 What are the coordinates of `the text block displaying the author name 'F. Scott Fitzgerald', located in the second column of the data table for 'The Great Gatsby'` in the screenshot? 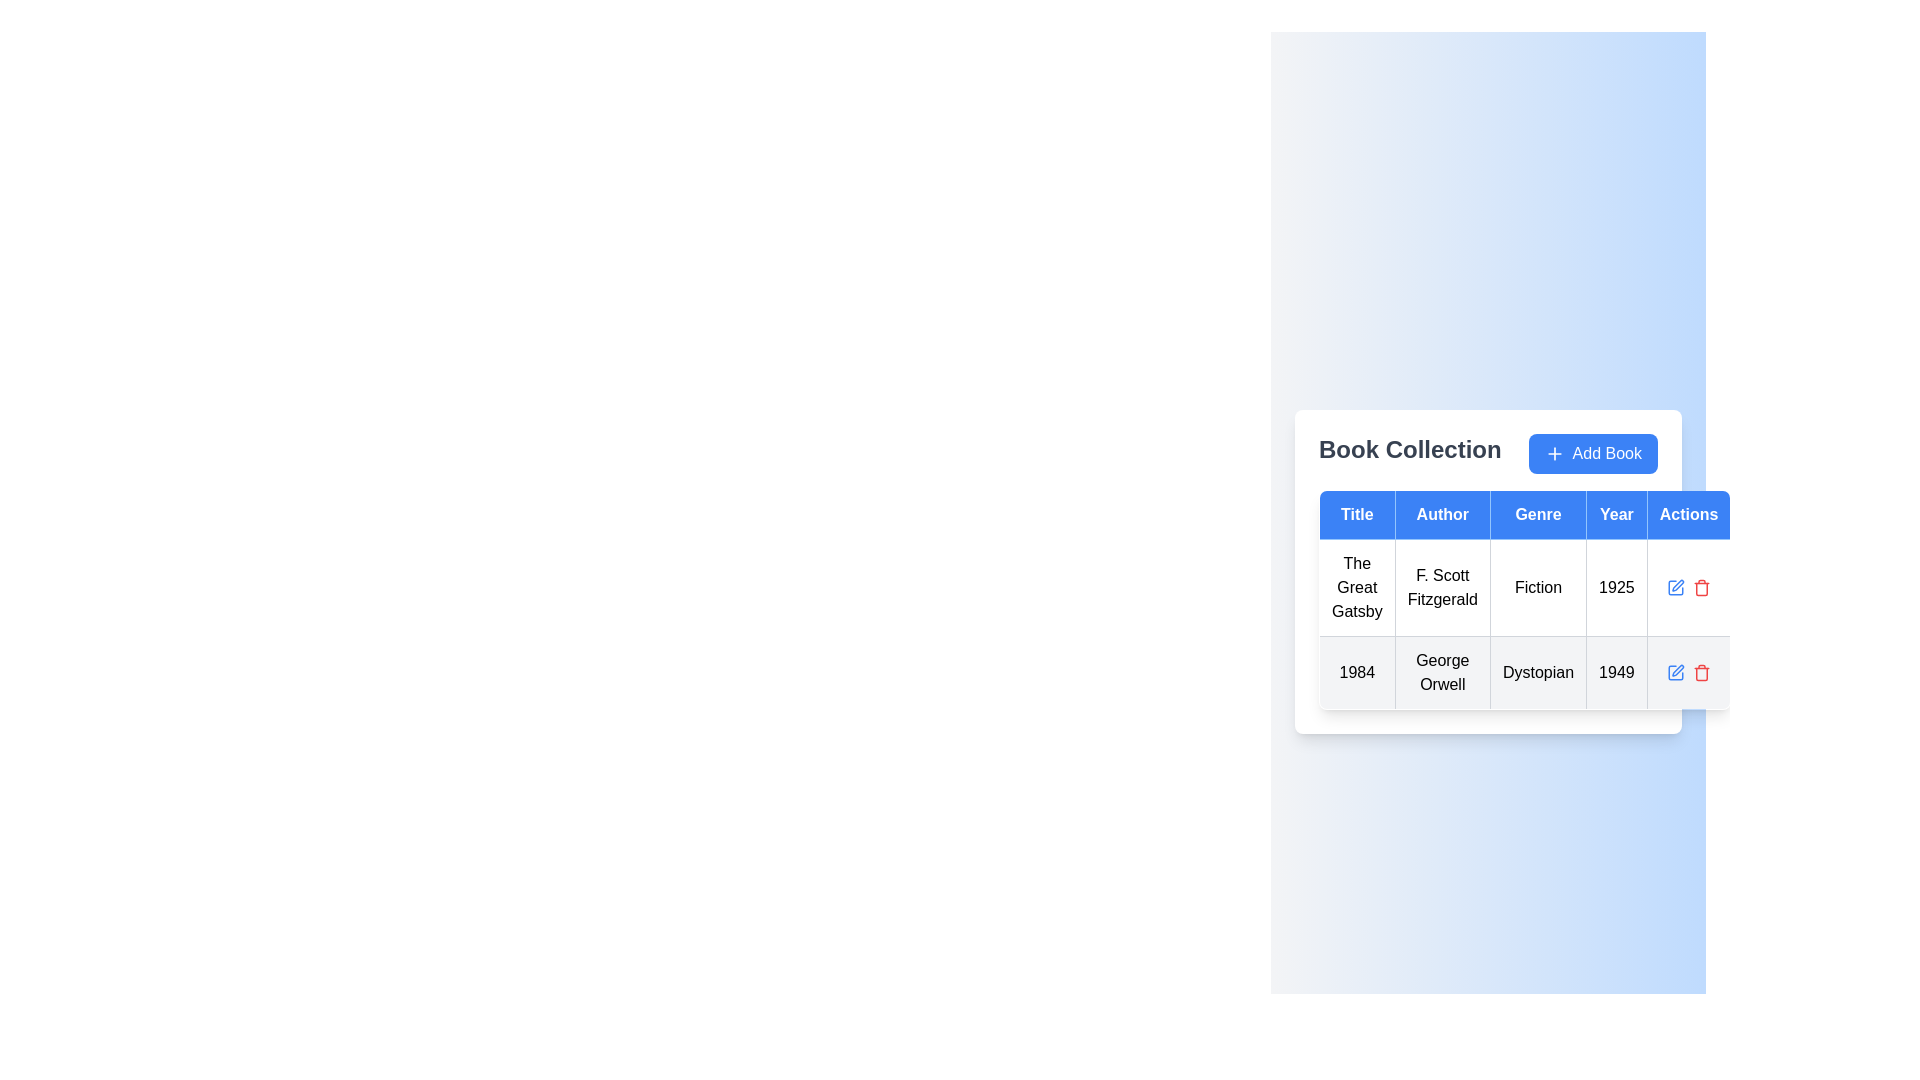 It's located at (1442, 586).